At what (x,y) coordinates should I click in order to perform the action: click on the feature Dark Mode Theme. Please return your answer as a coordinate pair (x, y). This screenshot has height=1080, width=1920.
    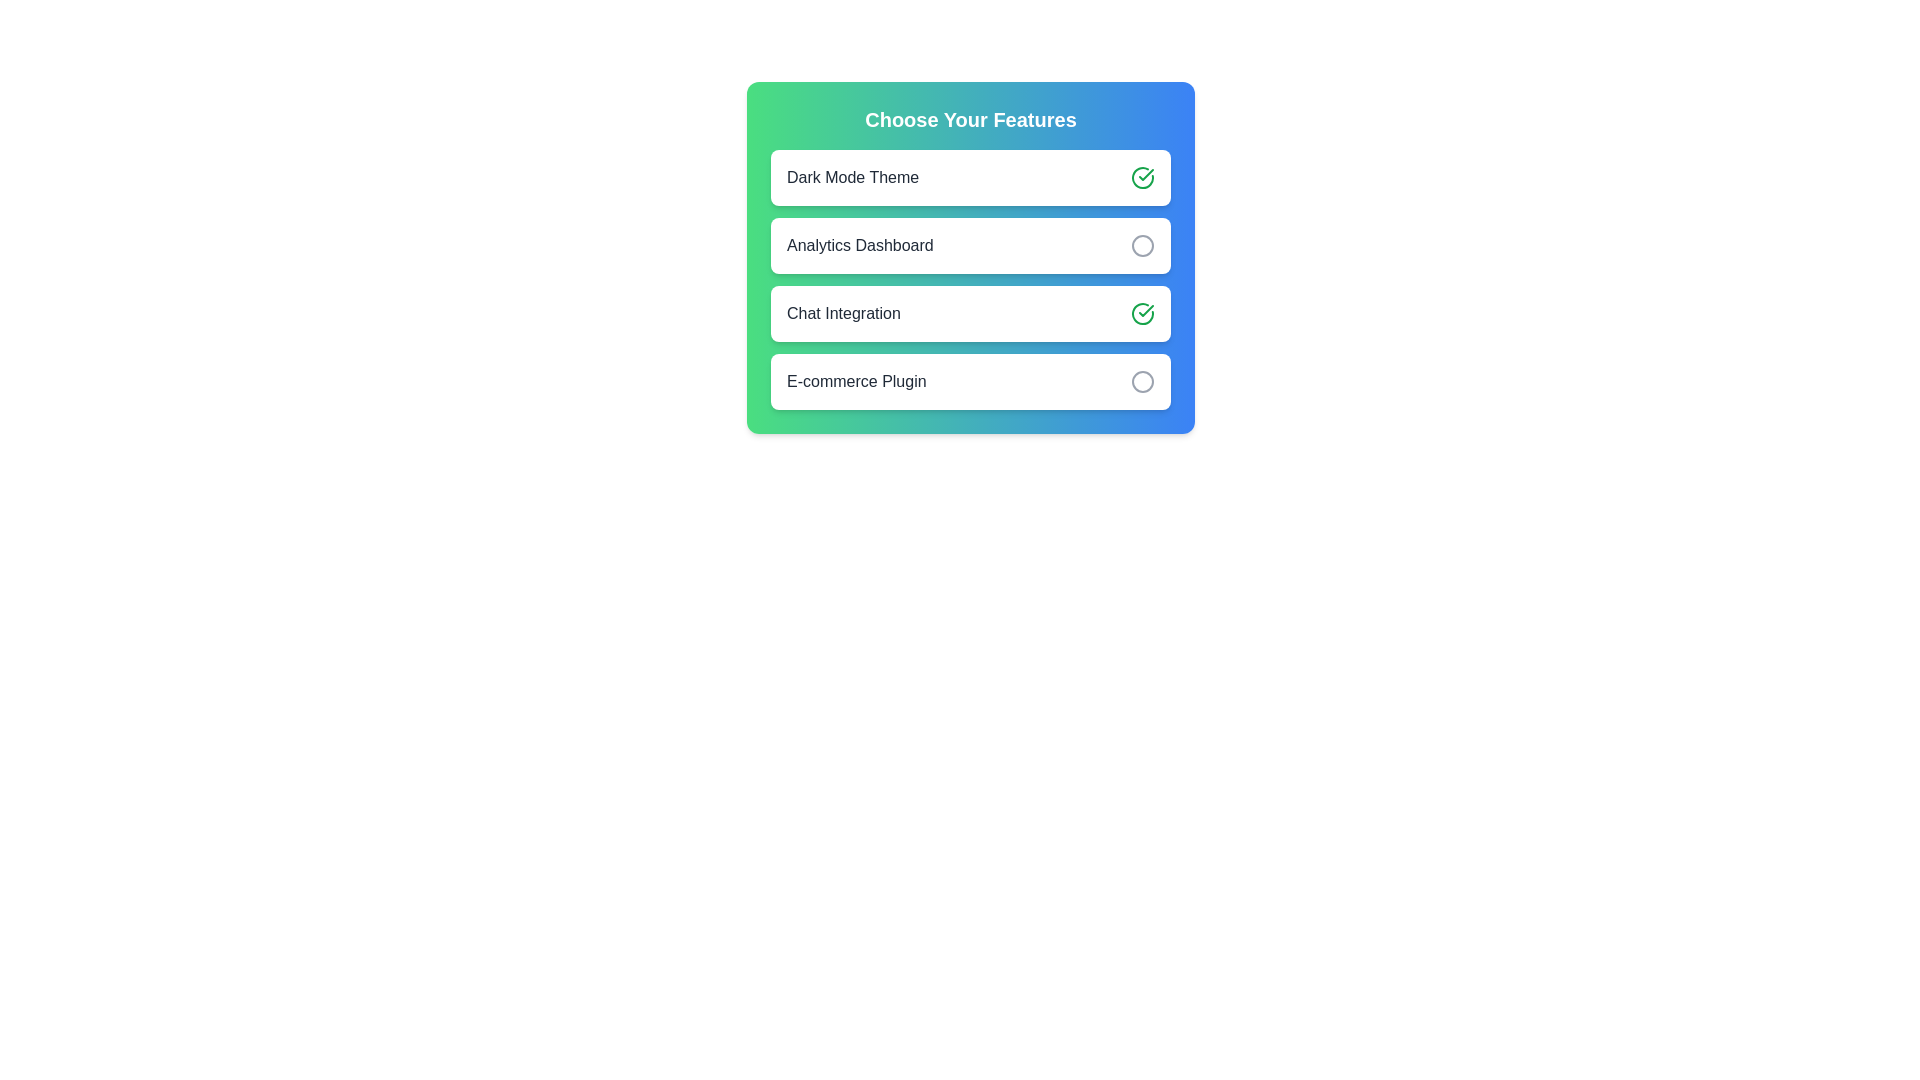
    Looking at the image, I should click on (1142, 176).